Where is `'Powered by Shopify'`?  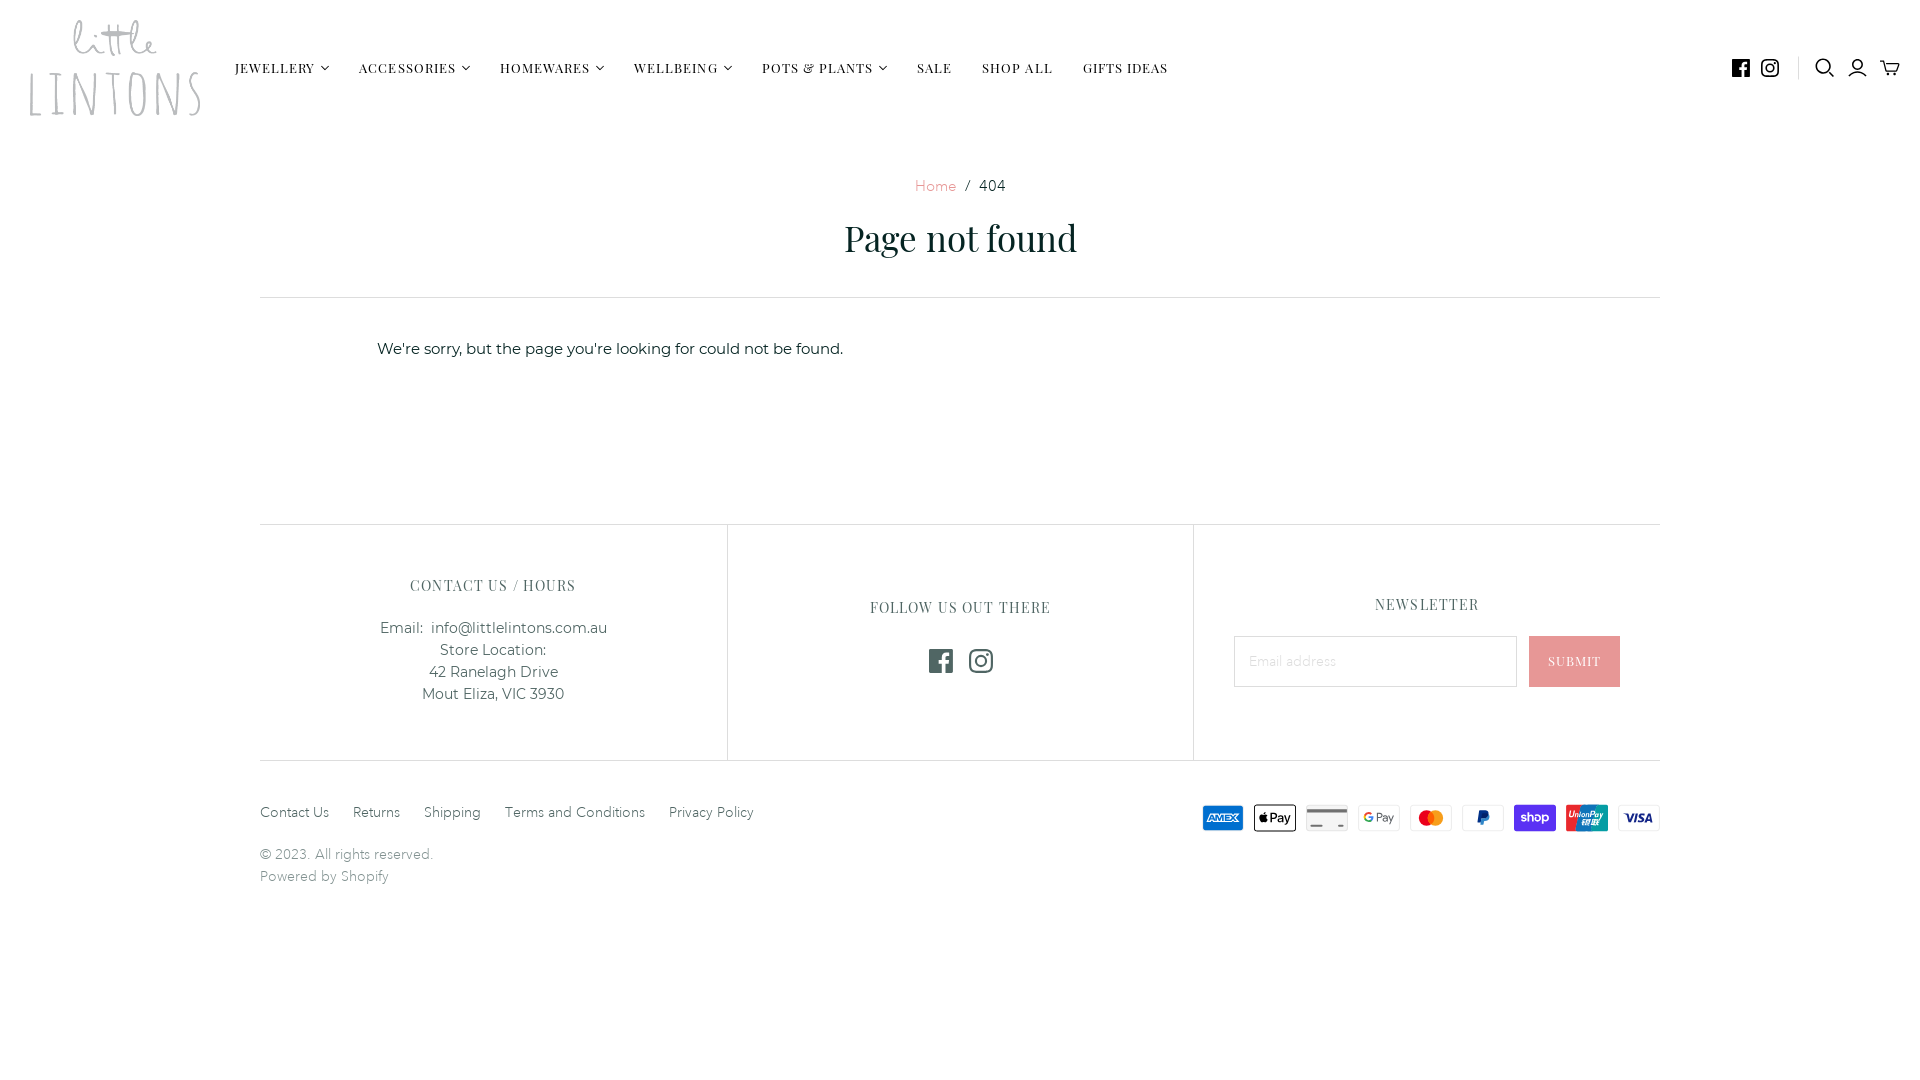
'Powered by Shopify' is located at coordinates (258, 874).